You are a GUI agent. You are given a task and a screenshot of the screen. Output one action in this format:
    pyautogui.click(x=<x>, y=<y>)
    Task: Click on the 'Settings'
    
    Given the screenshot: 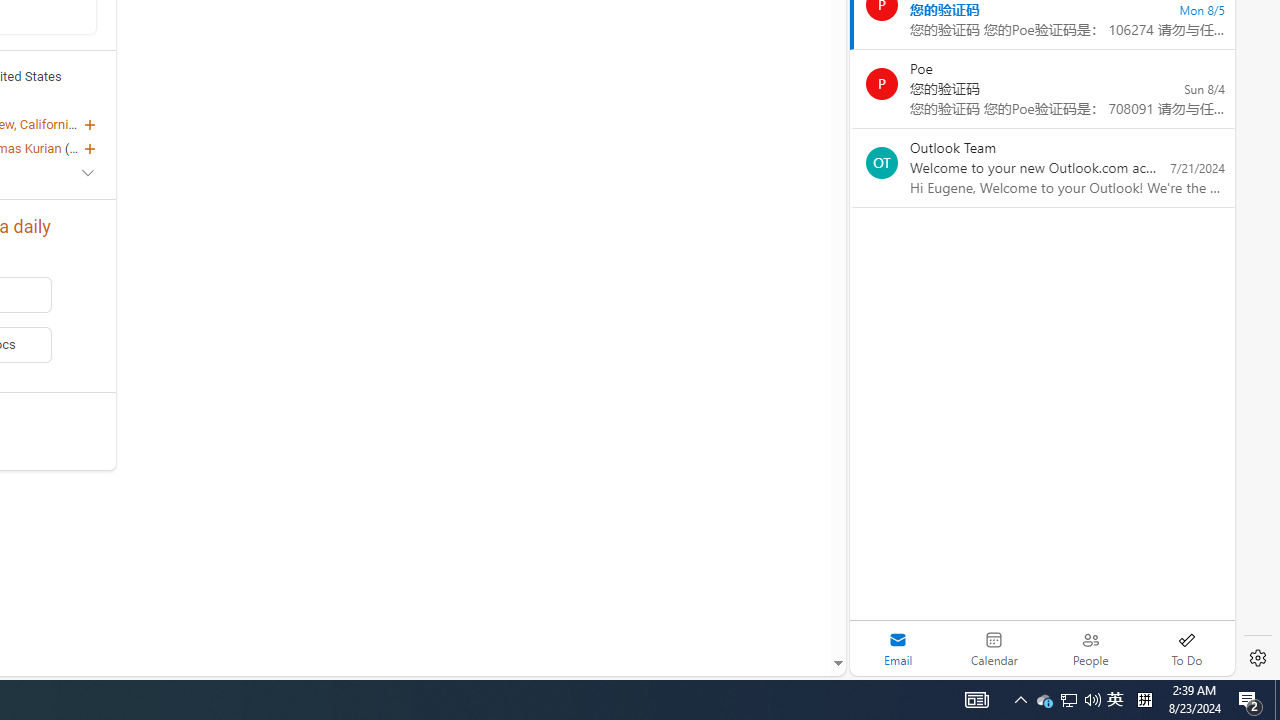 What is the action you would take?
    pyautogui.click(x=1257, y=658)
    